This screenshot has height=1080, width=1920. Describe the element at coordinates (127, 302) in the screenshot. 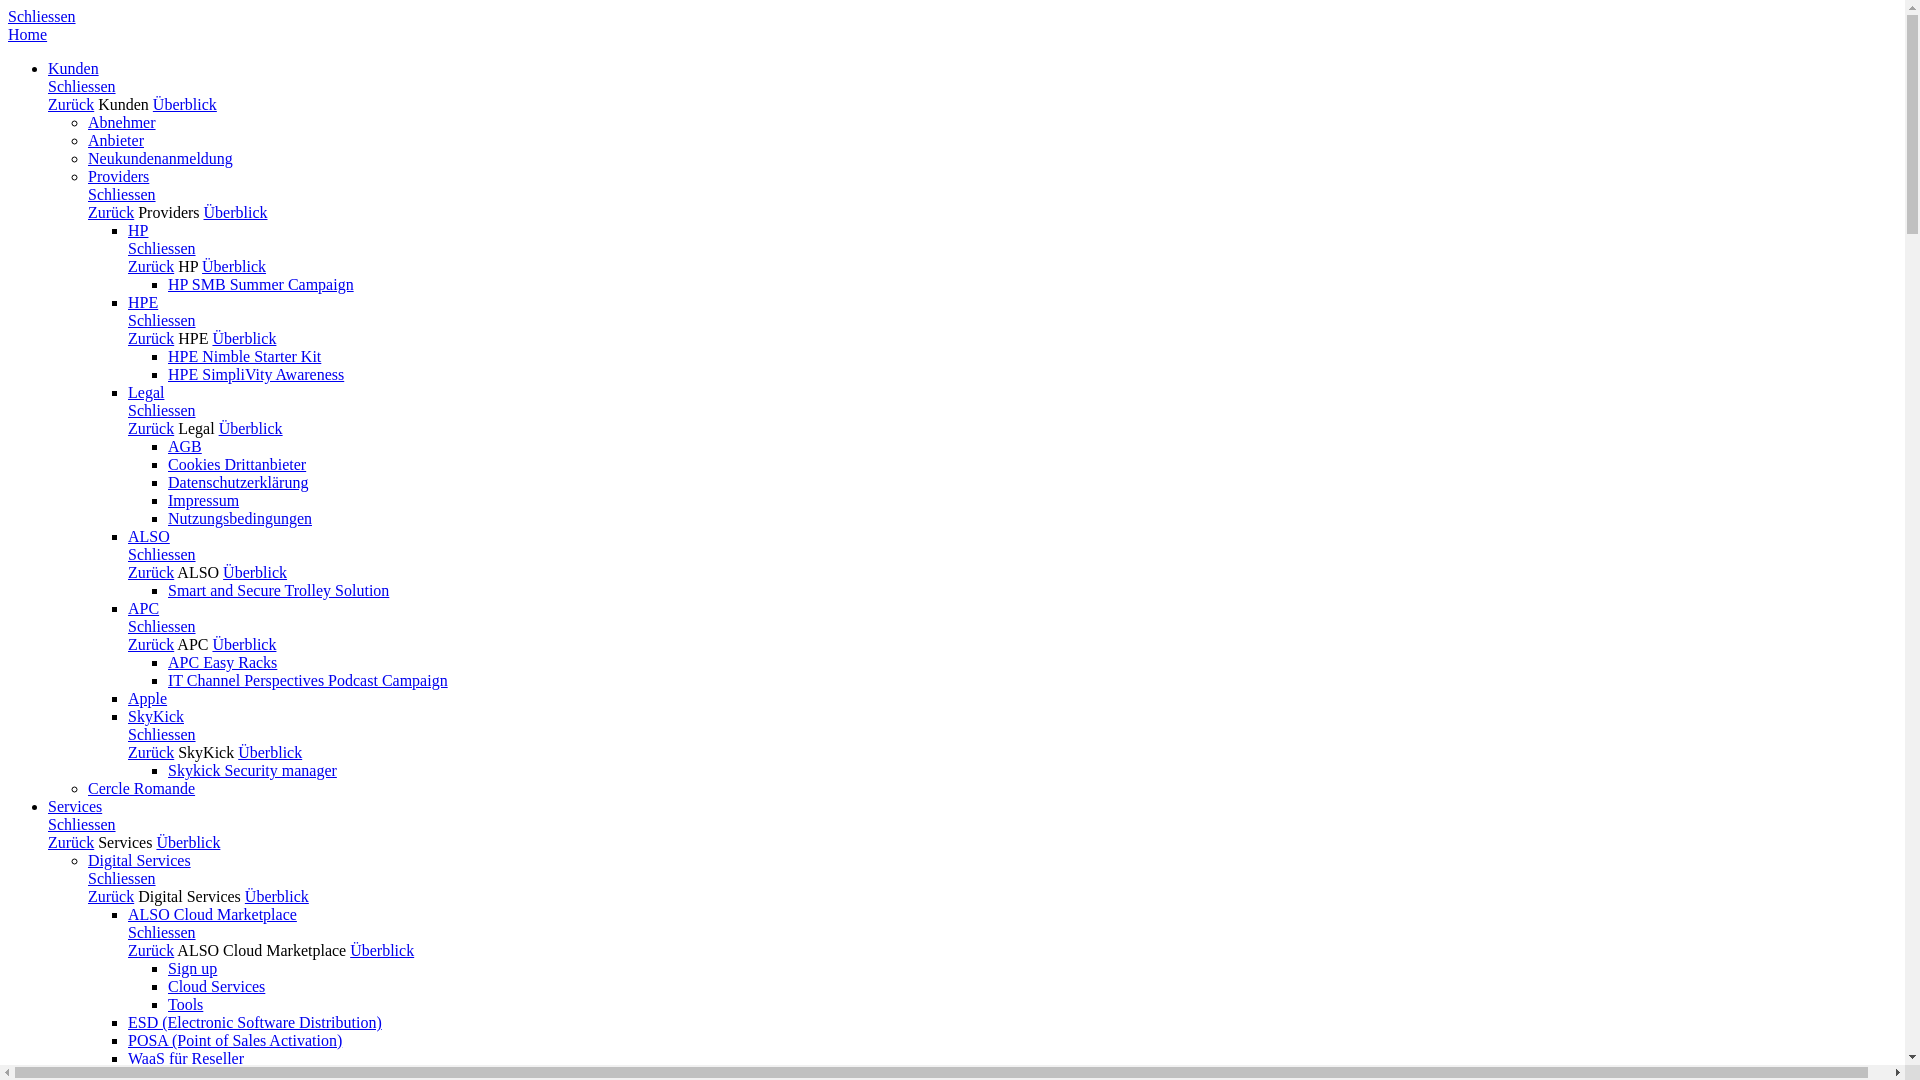

I see `'HPE'` at that location.